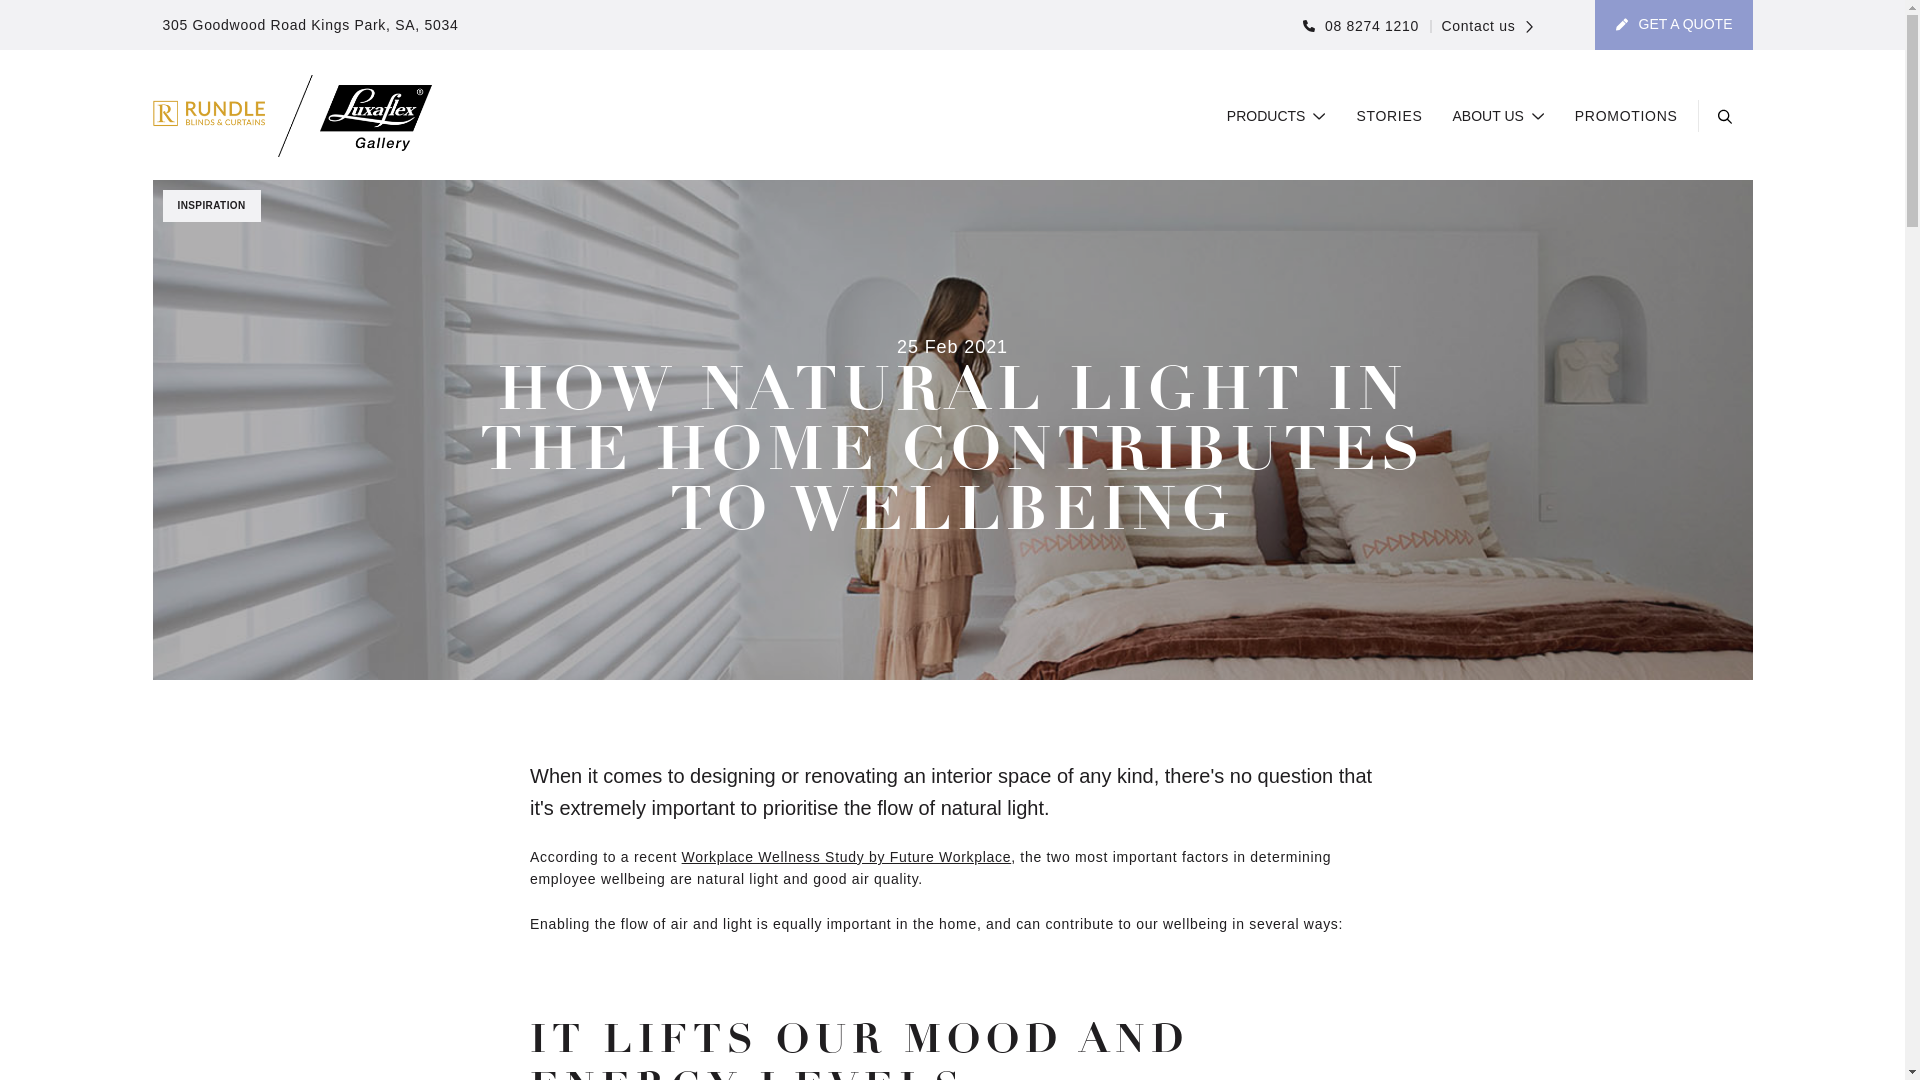  What do you see at coordinates (1481, 26) in the screenshot?
I see `'Contact us'` at bounding box center [1481, 26].